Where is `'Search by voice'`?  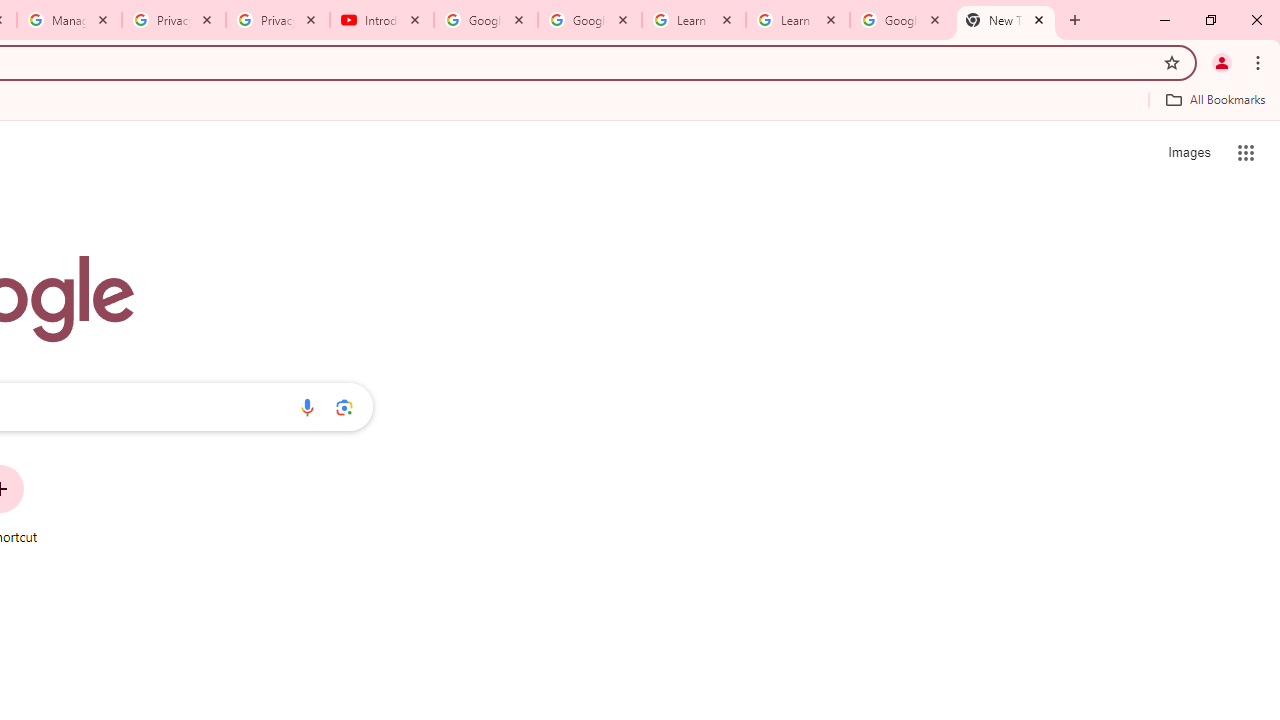 'Search by voice' is located at coordinates (306, 406).